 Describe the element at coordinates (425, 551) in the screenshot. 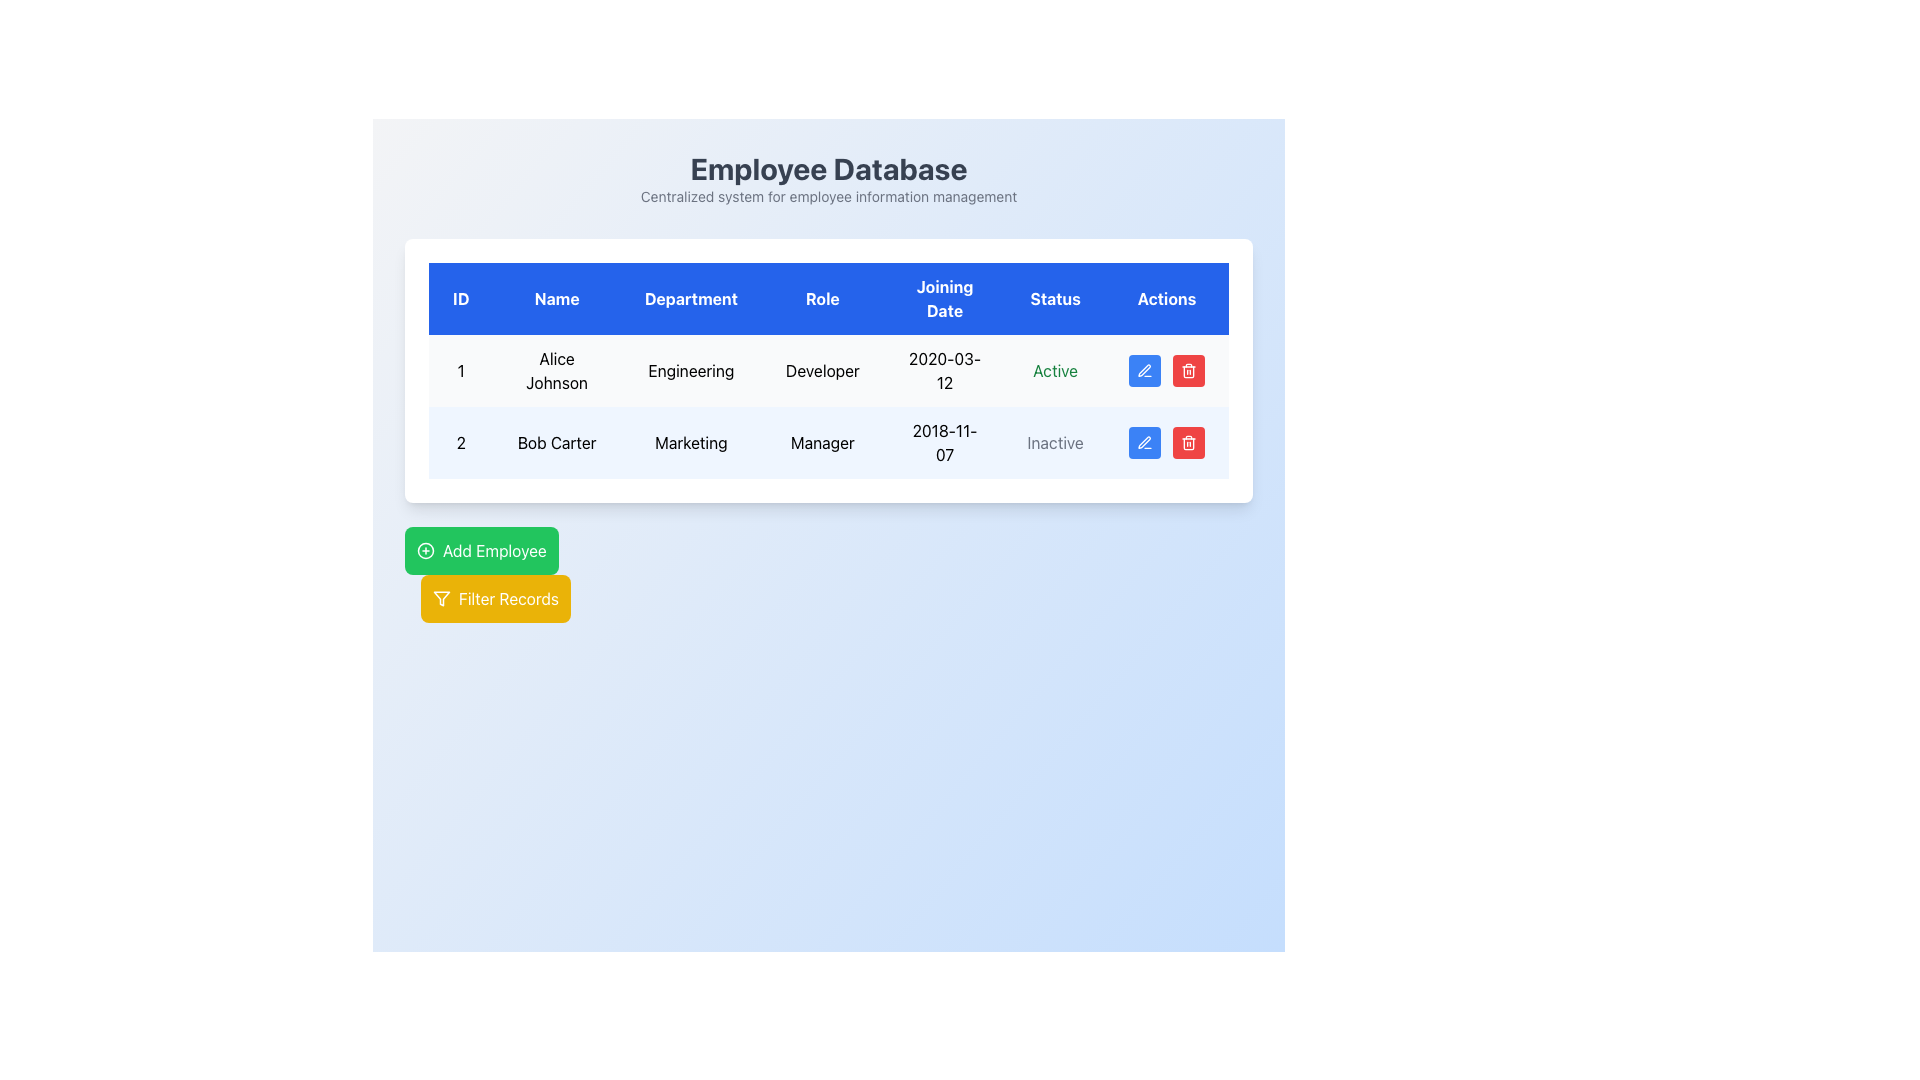

I see `the SVG Circle icon located at the center of the 'Add Employee' button` at that location.